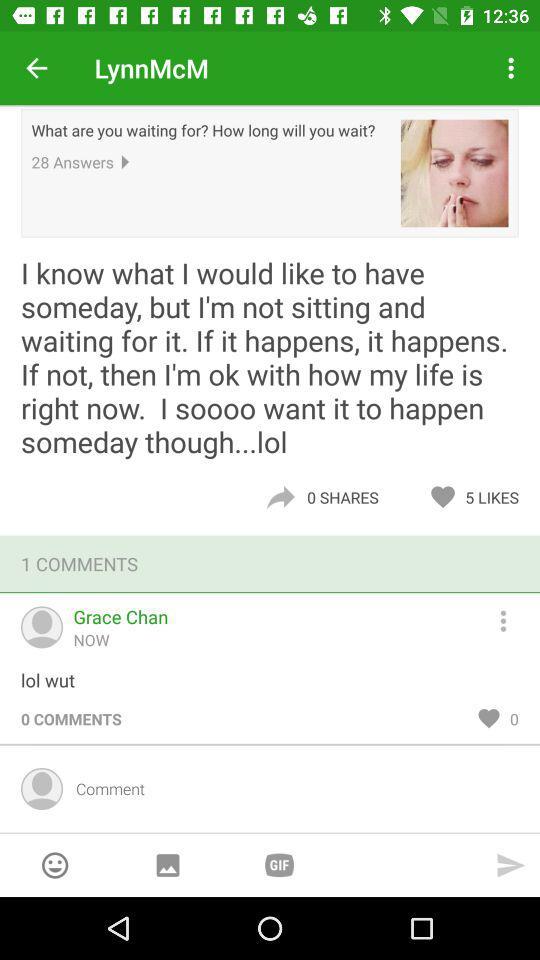  What do you see at coordinates (512, 617) in the screenshot?
I see `get more option` at bounding box center [512, 617].